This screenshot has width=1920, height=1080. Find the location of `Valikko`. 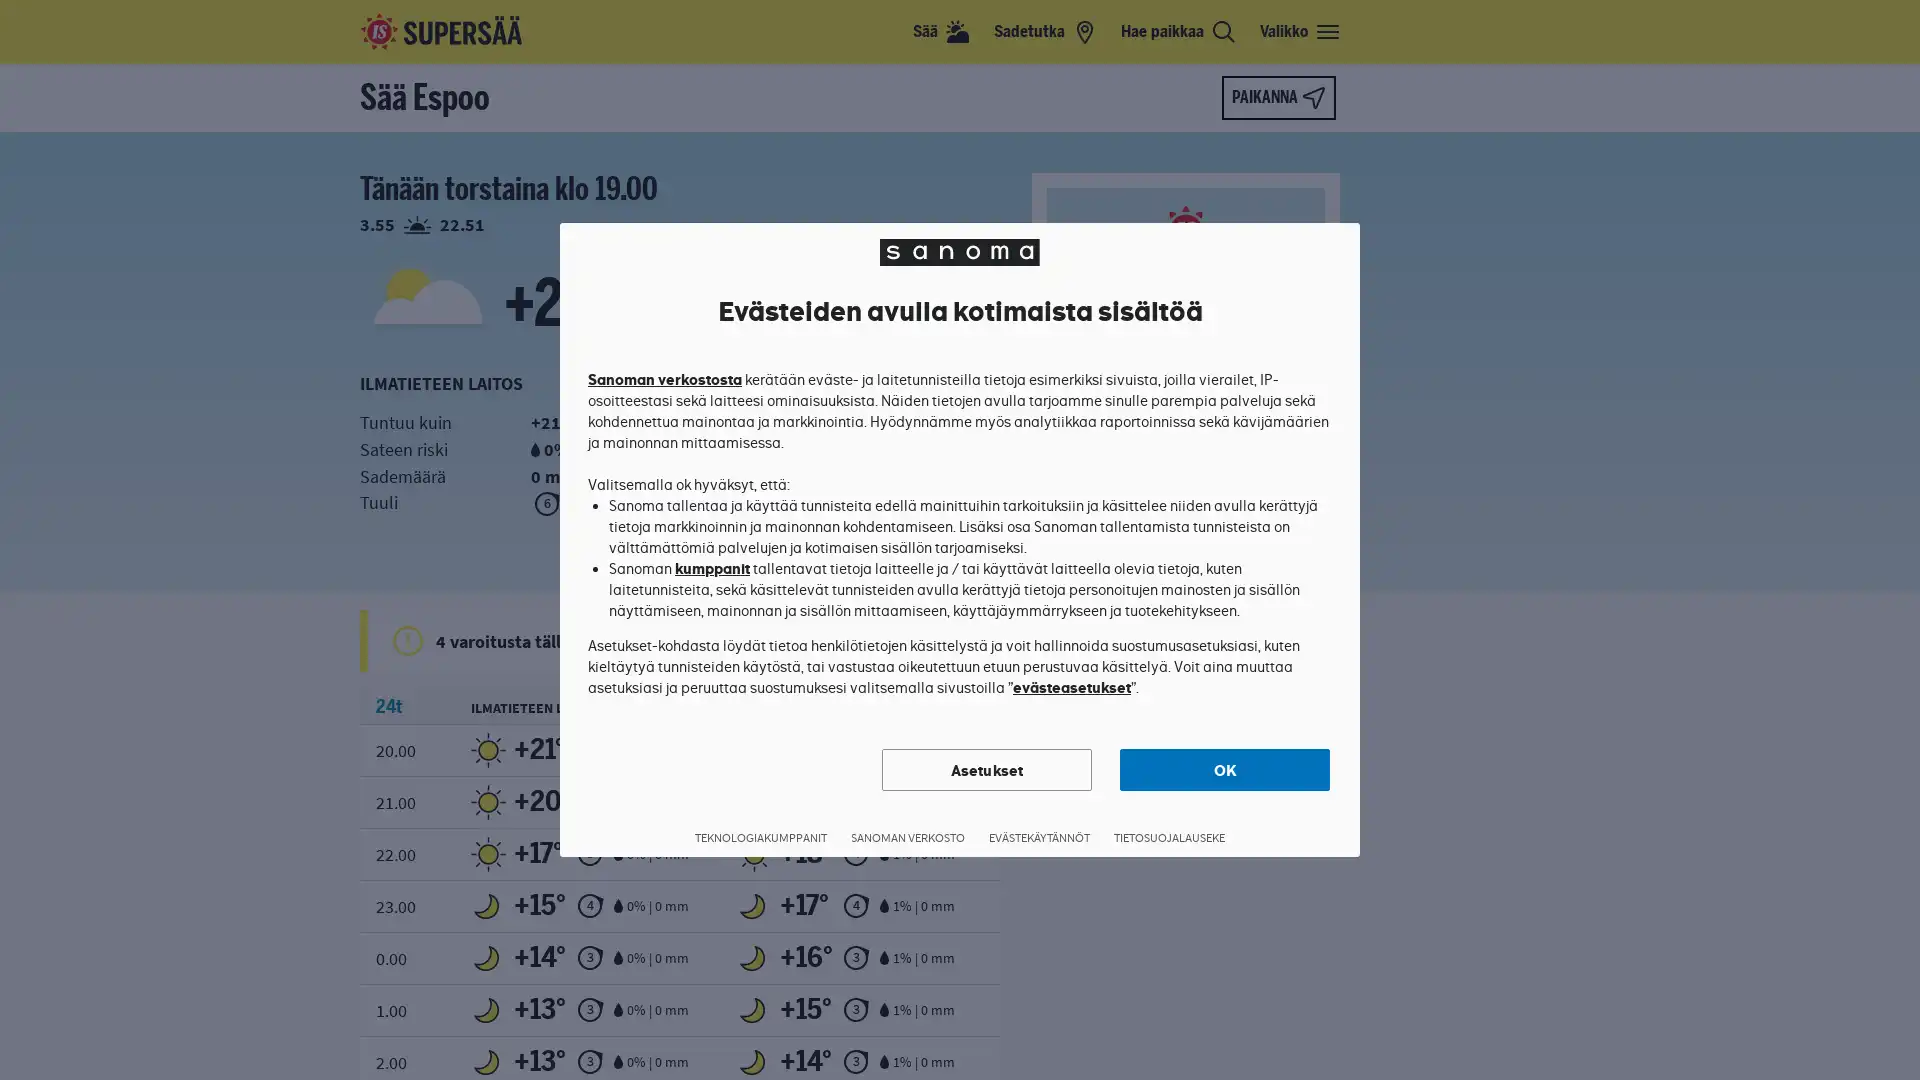

Valikko is located at coordinates (1300, 31).